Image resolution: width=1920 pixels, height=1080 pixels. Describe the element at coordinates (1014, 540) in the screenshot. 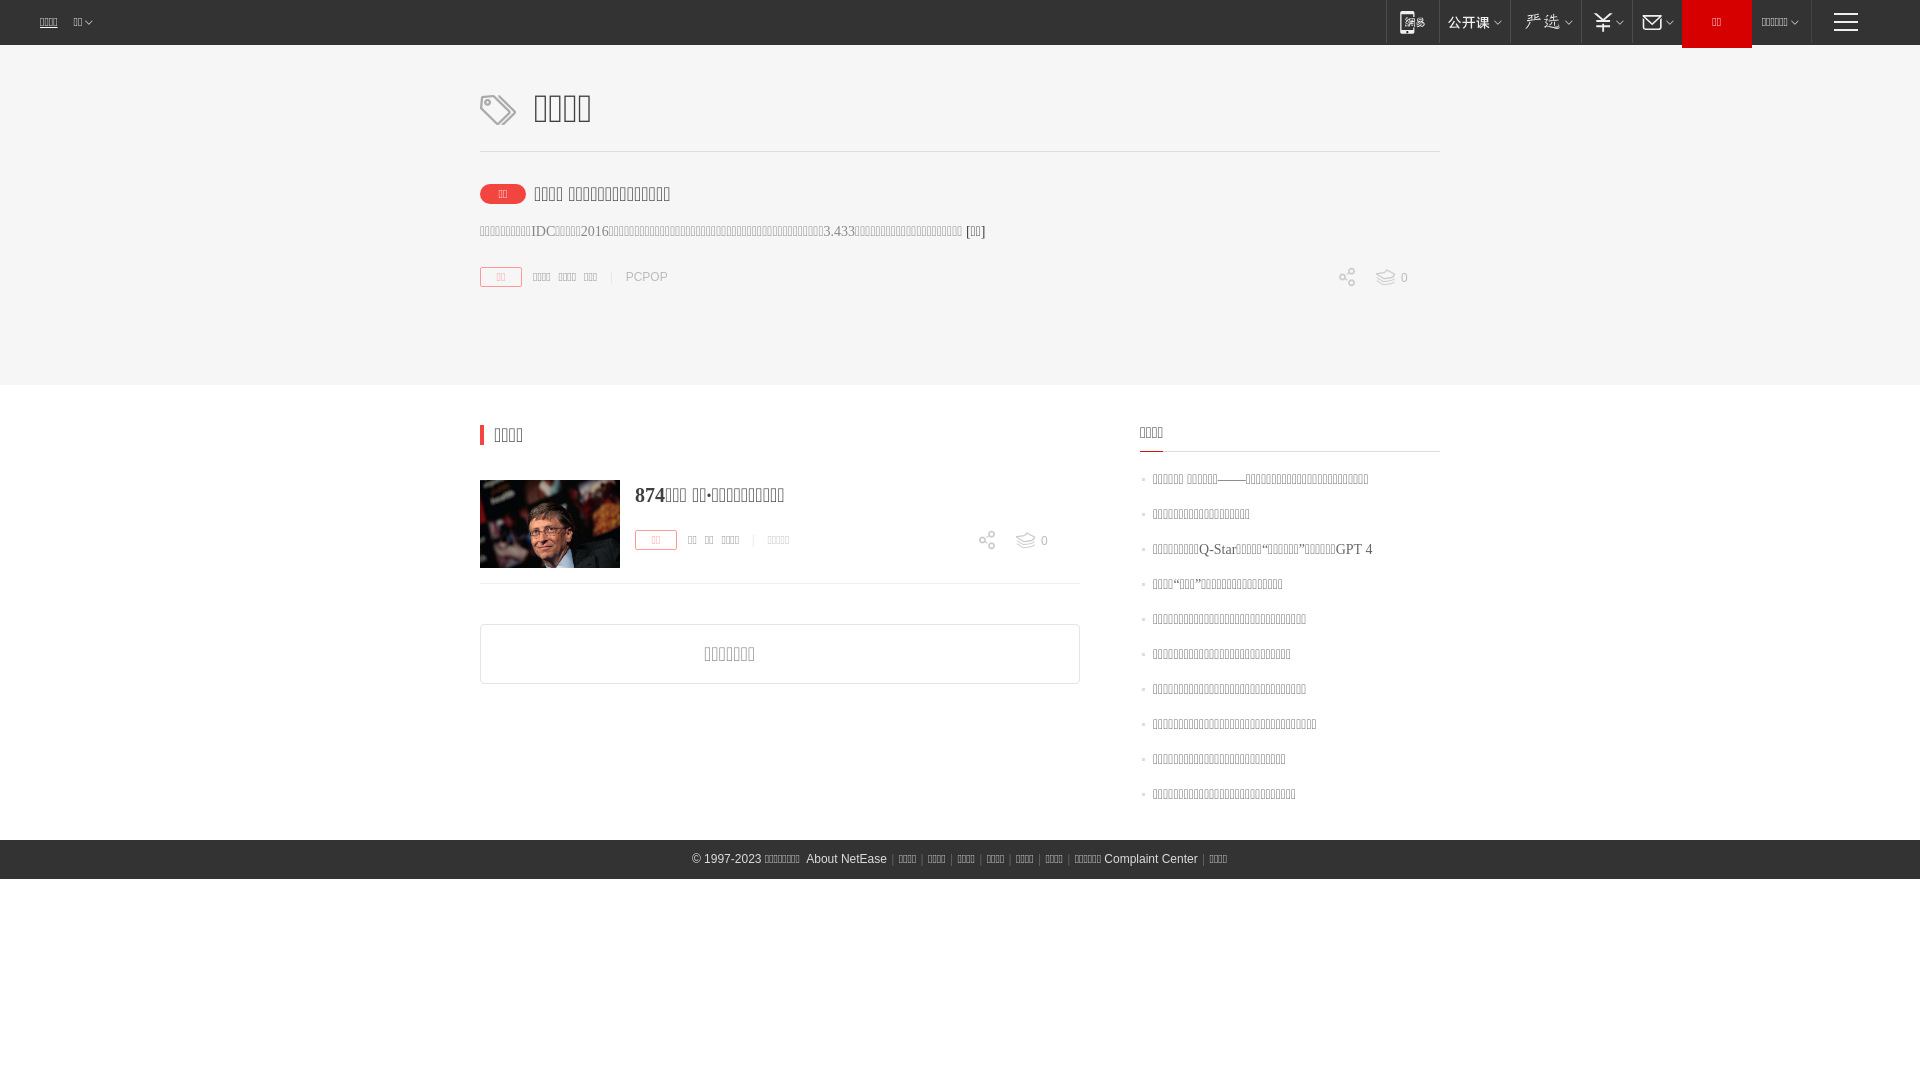

I see `'0'` at that location.